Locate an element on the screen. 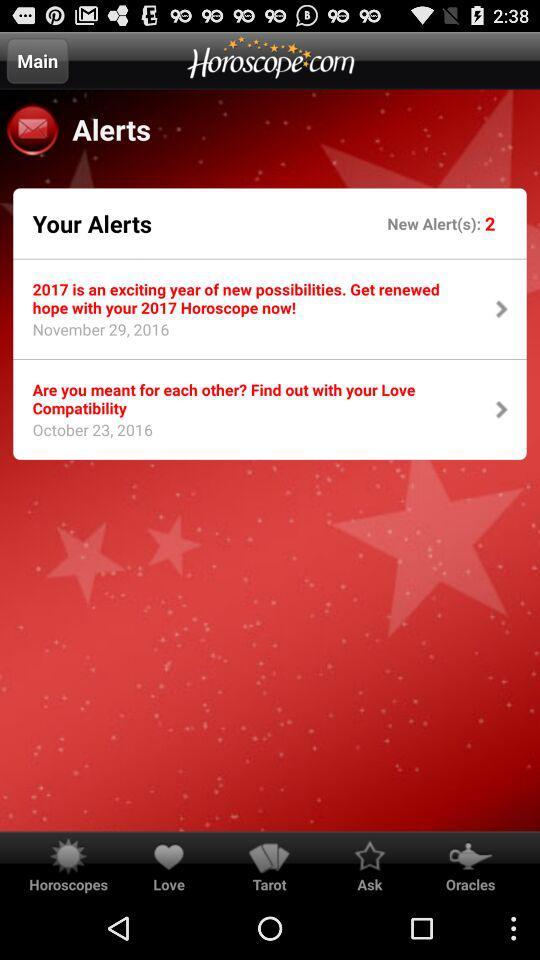 The image size is (540, 960). the icon next to new alert(s):  icon is located at coordinates (489, 223).